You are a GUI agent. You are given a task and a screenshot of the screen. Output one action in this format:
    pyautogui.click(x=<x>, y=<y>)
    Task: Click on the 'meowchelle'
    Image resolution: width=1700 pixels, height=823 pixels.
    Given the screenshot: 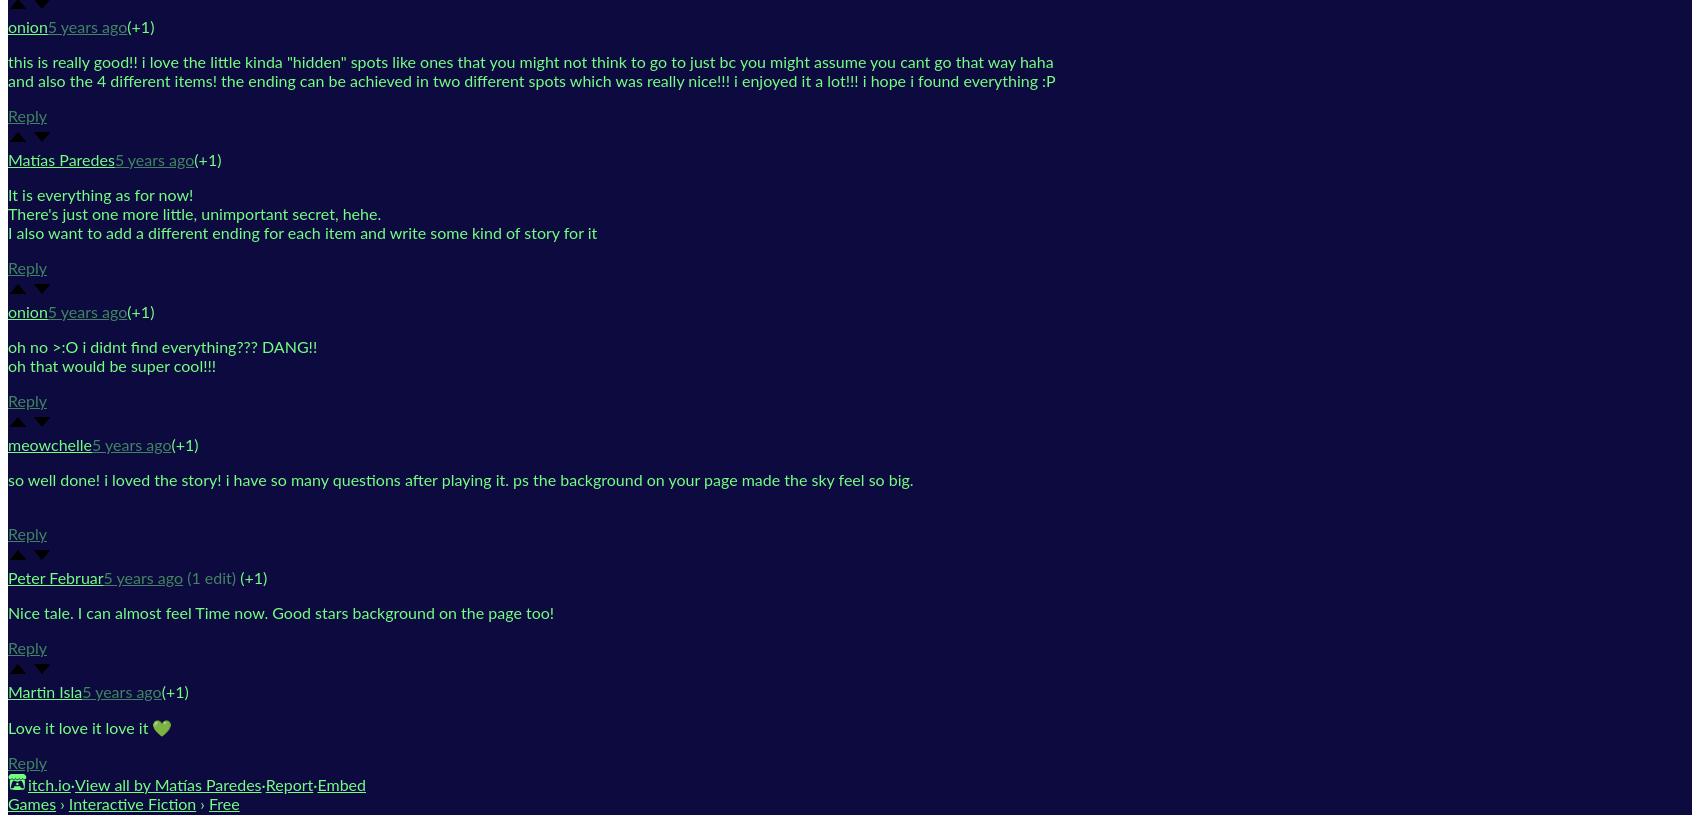 What is the action you would take?
    pyautogui.click(x=49, y=444)
    